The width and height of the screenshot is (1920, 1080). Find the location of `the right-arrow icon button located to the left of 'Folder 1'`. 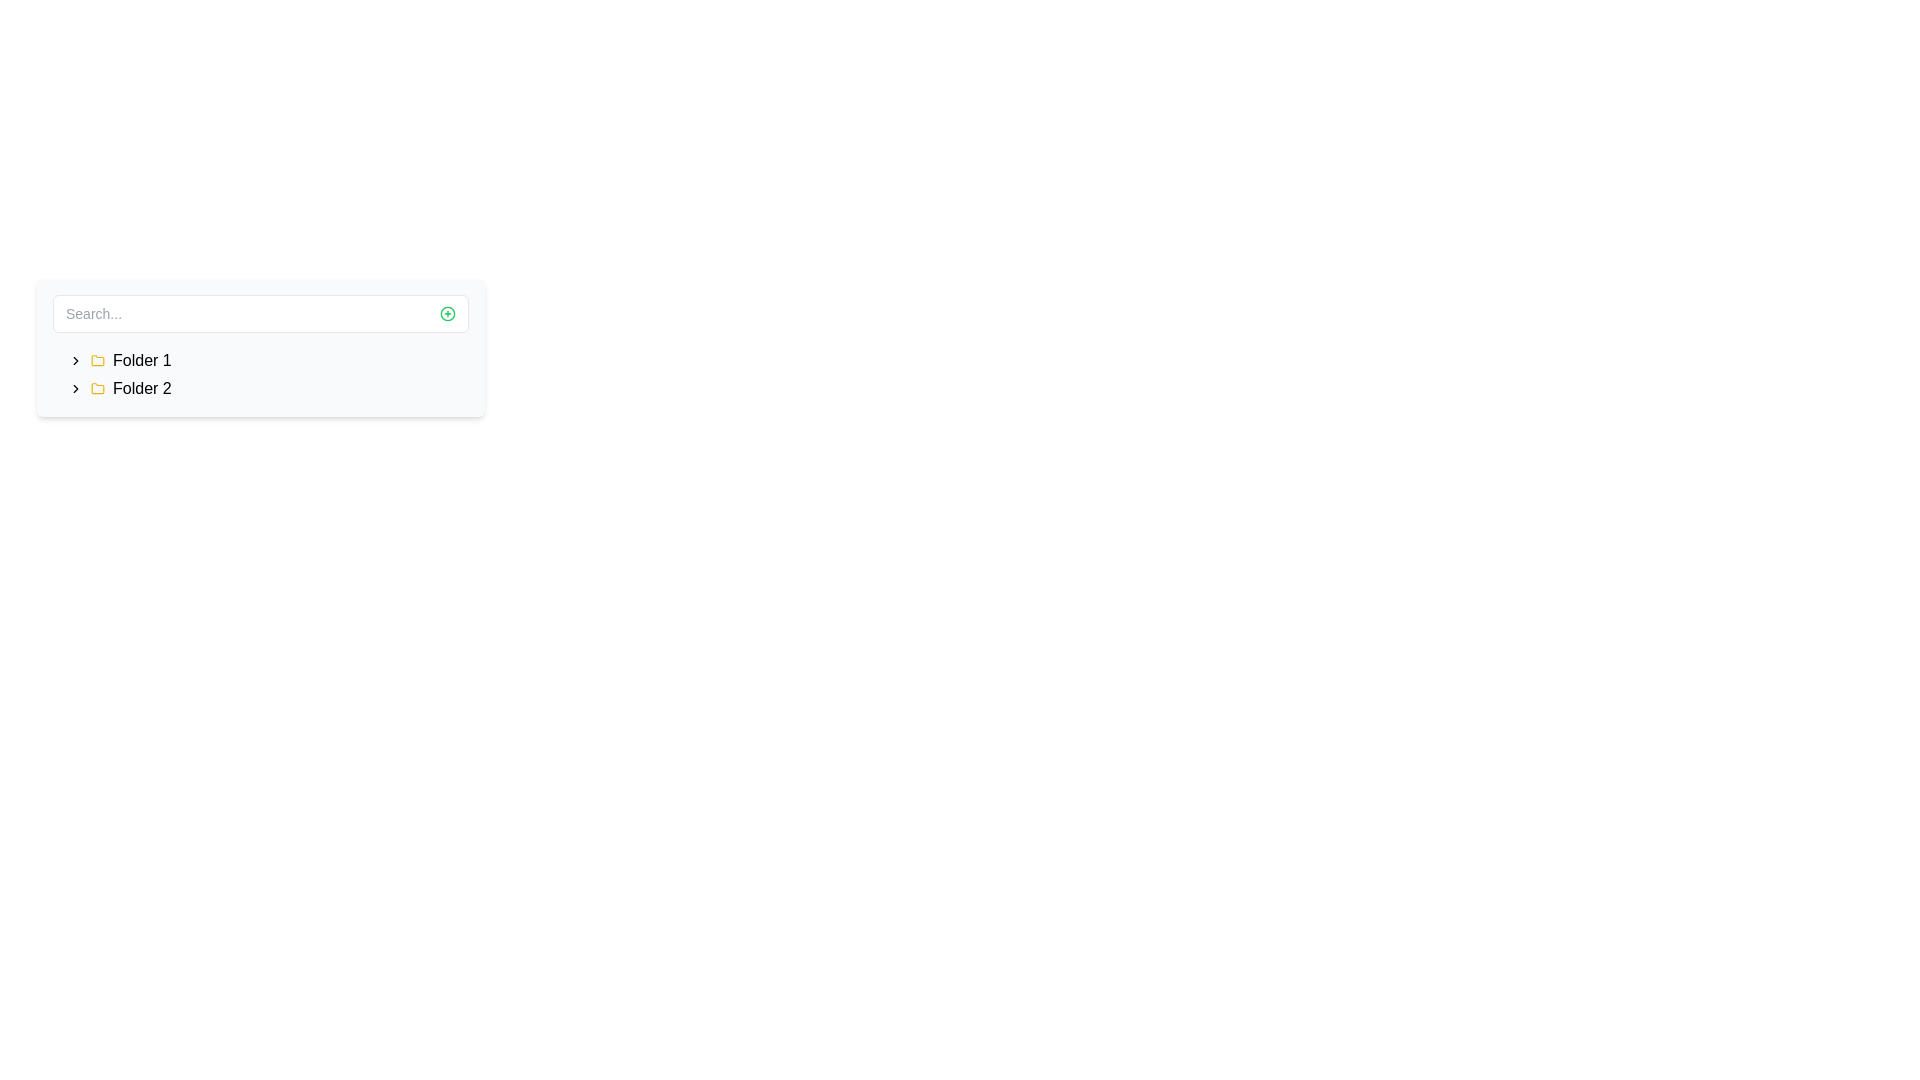

the right-arrow icon button located to the left of 'Folder 1' is located at coordinates (76, 361).